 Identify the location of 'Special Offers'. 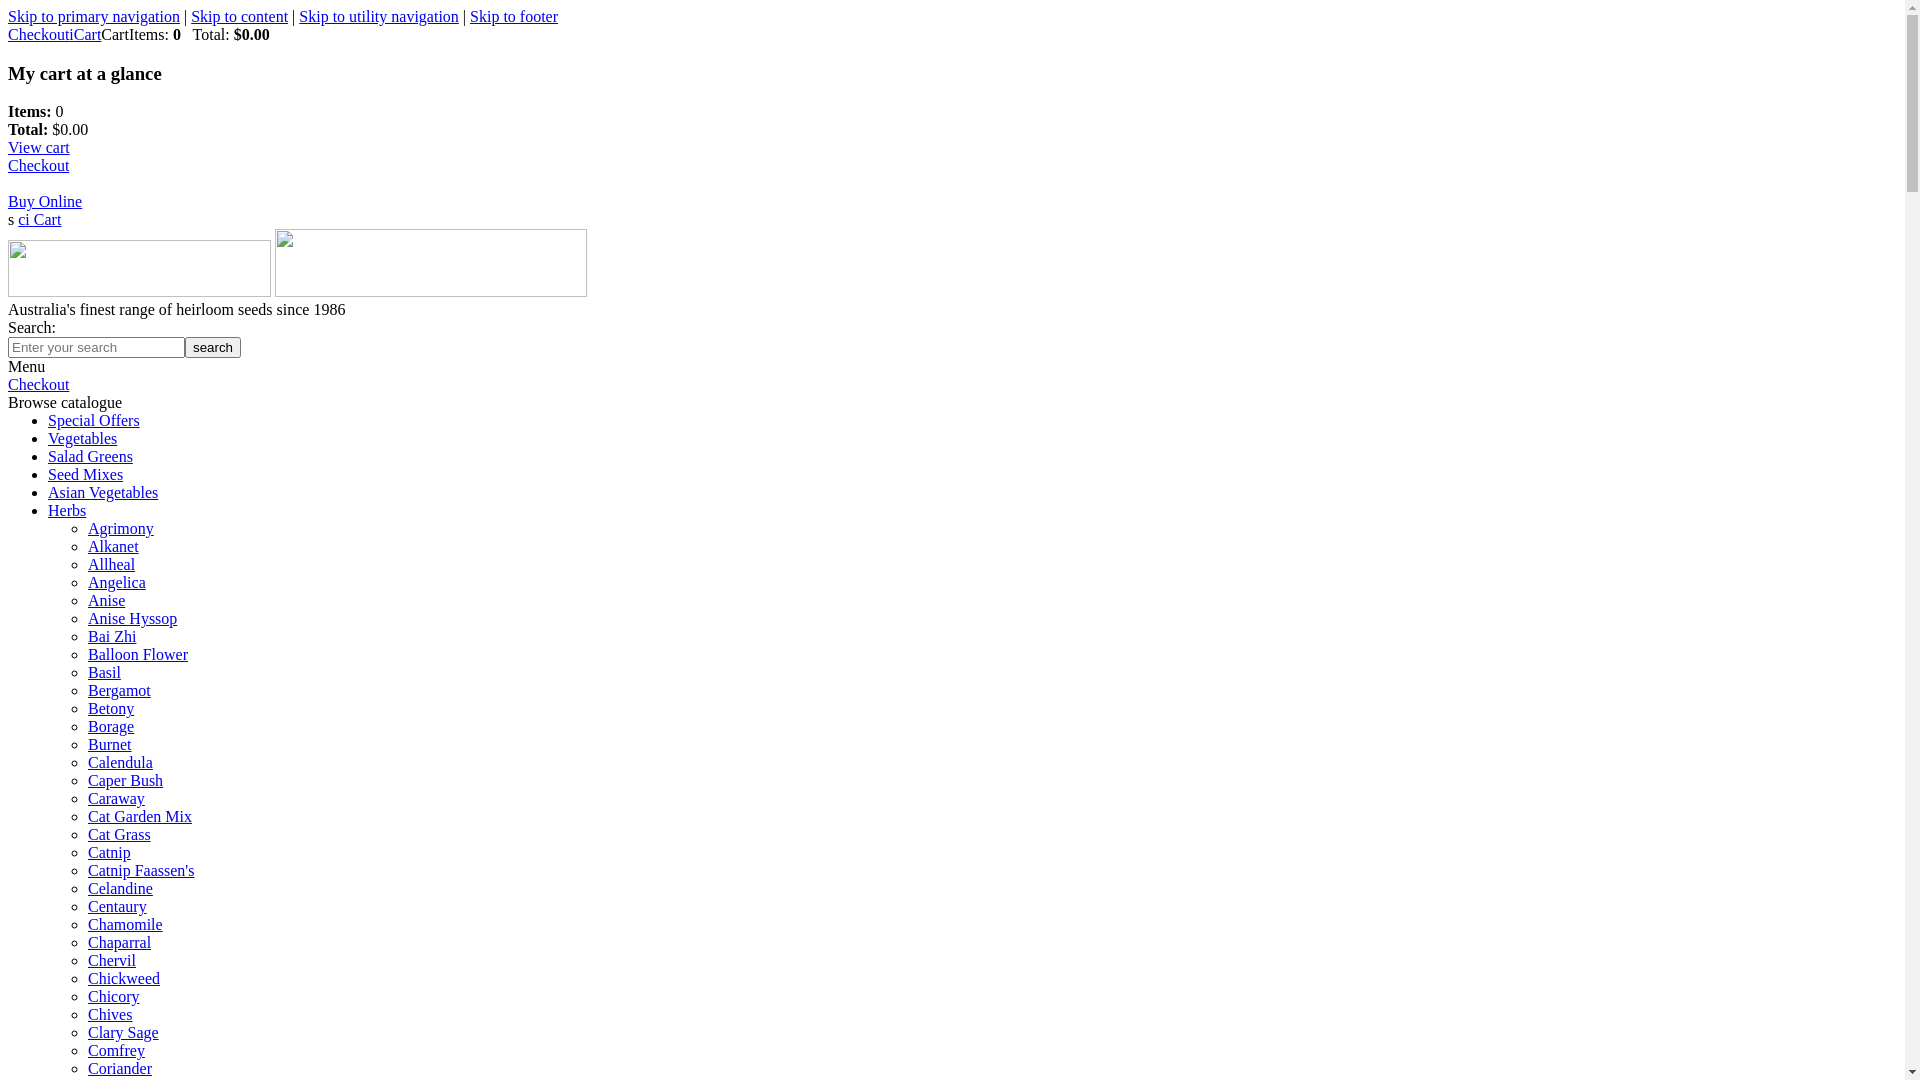
(93, 419).